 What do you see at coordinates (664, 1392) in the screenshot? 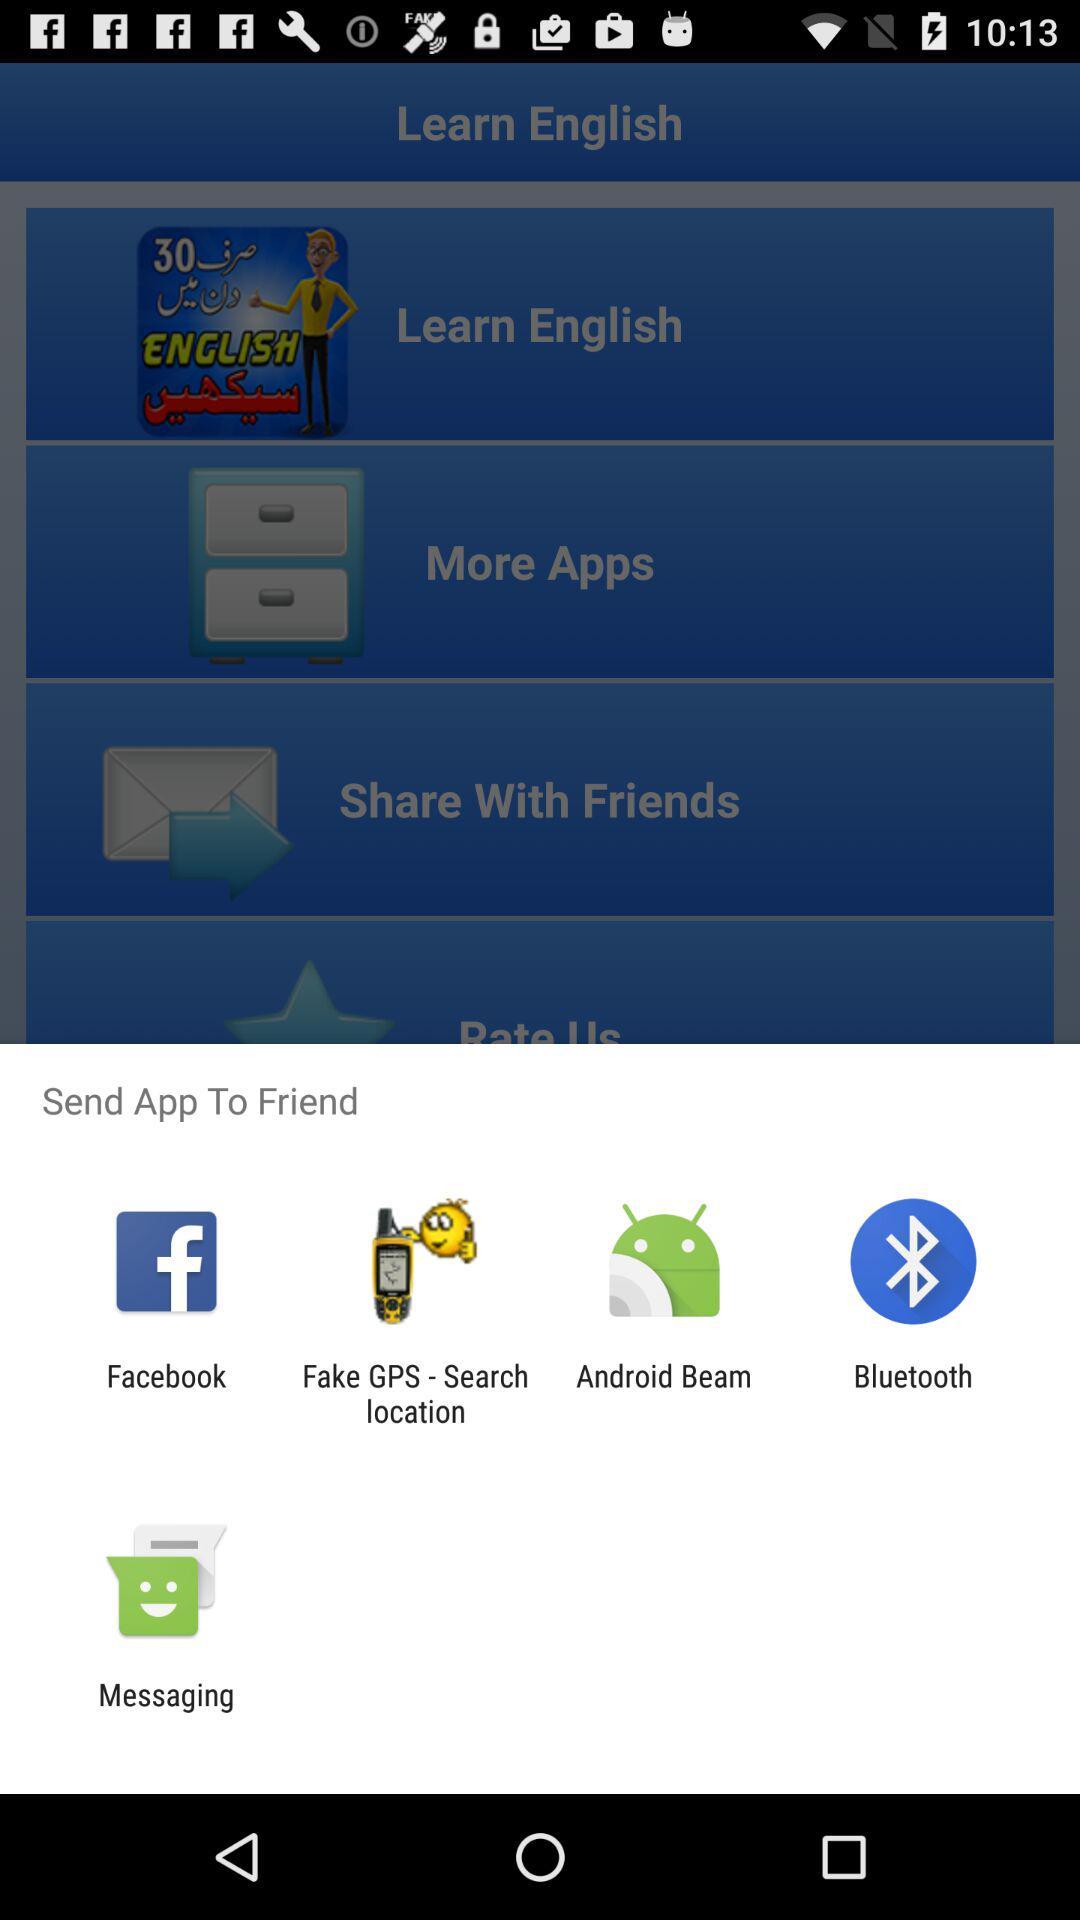
I see `the item to the right of fake gps search app` at bounding box center [664, 1392].